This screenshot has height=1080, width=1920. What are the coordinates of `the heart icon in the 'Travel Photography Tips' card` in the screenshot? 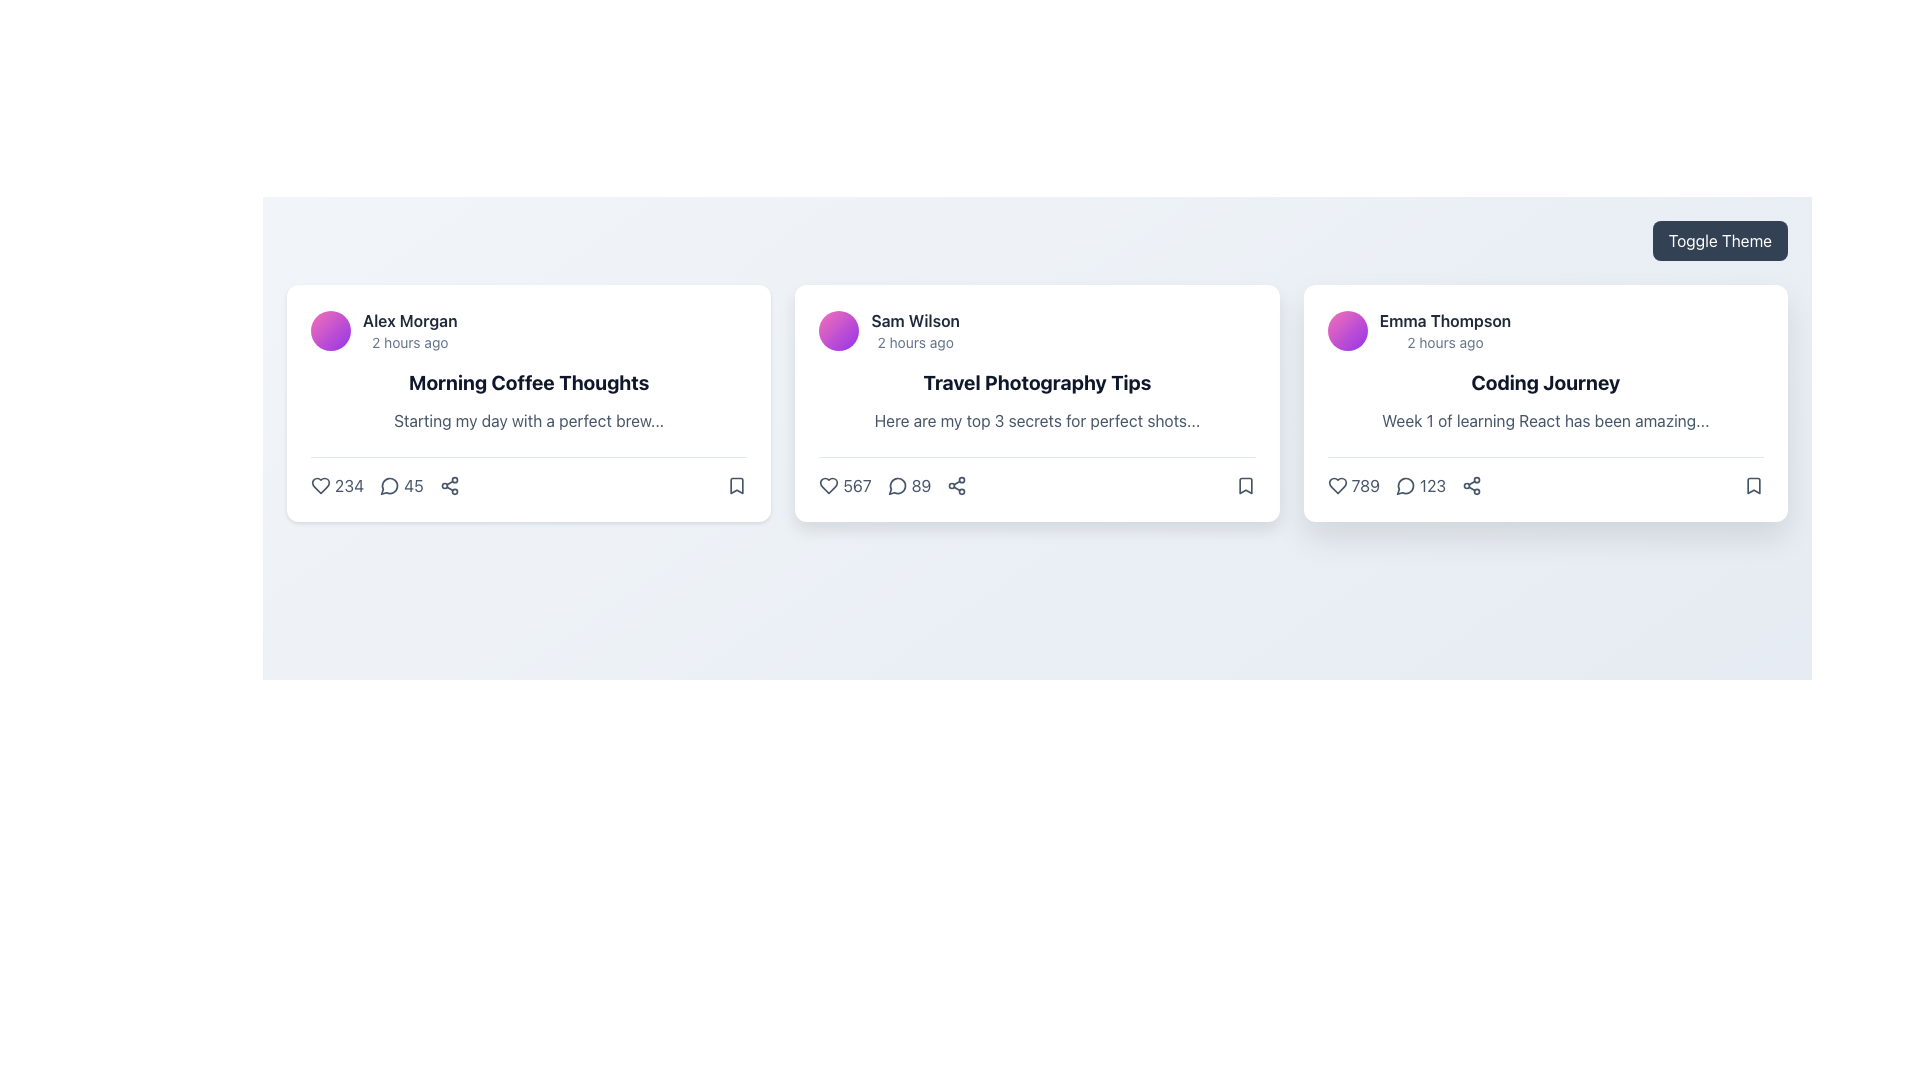 It's located at (845, 486).